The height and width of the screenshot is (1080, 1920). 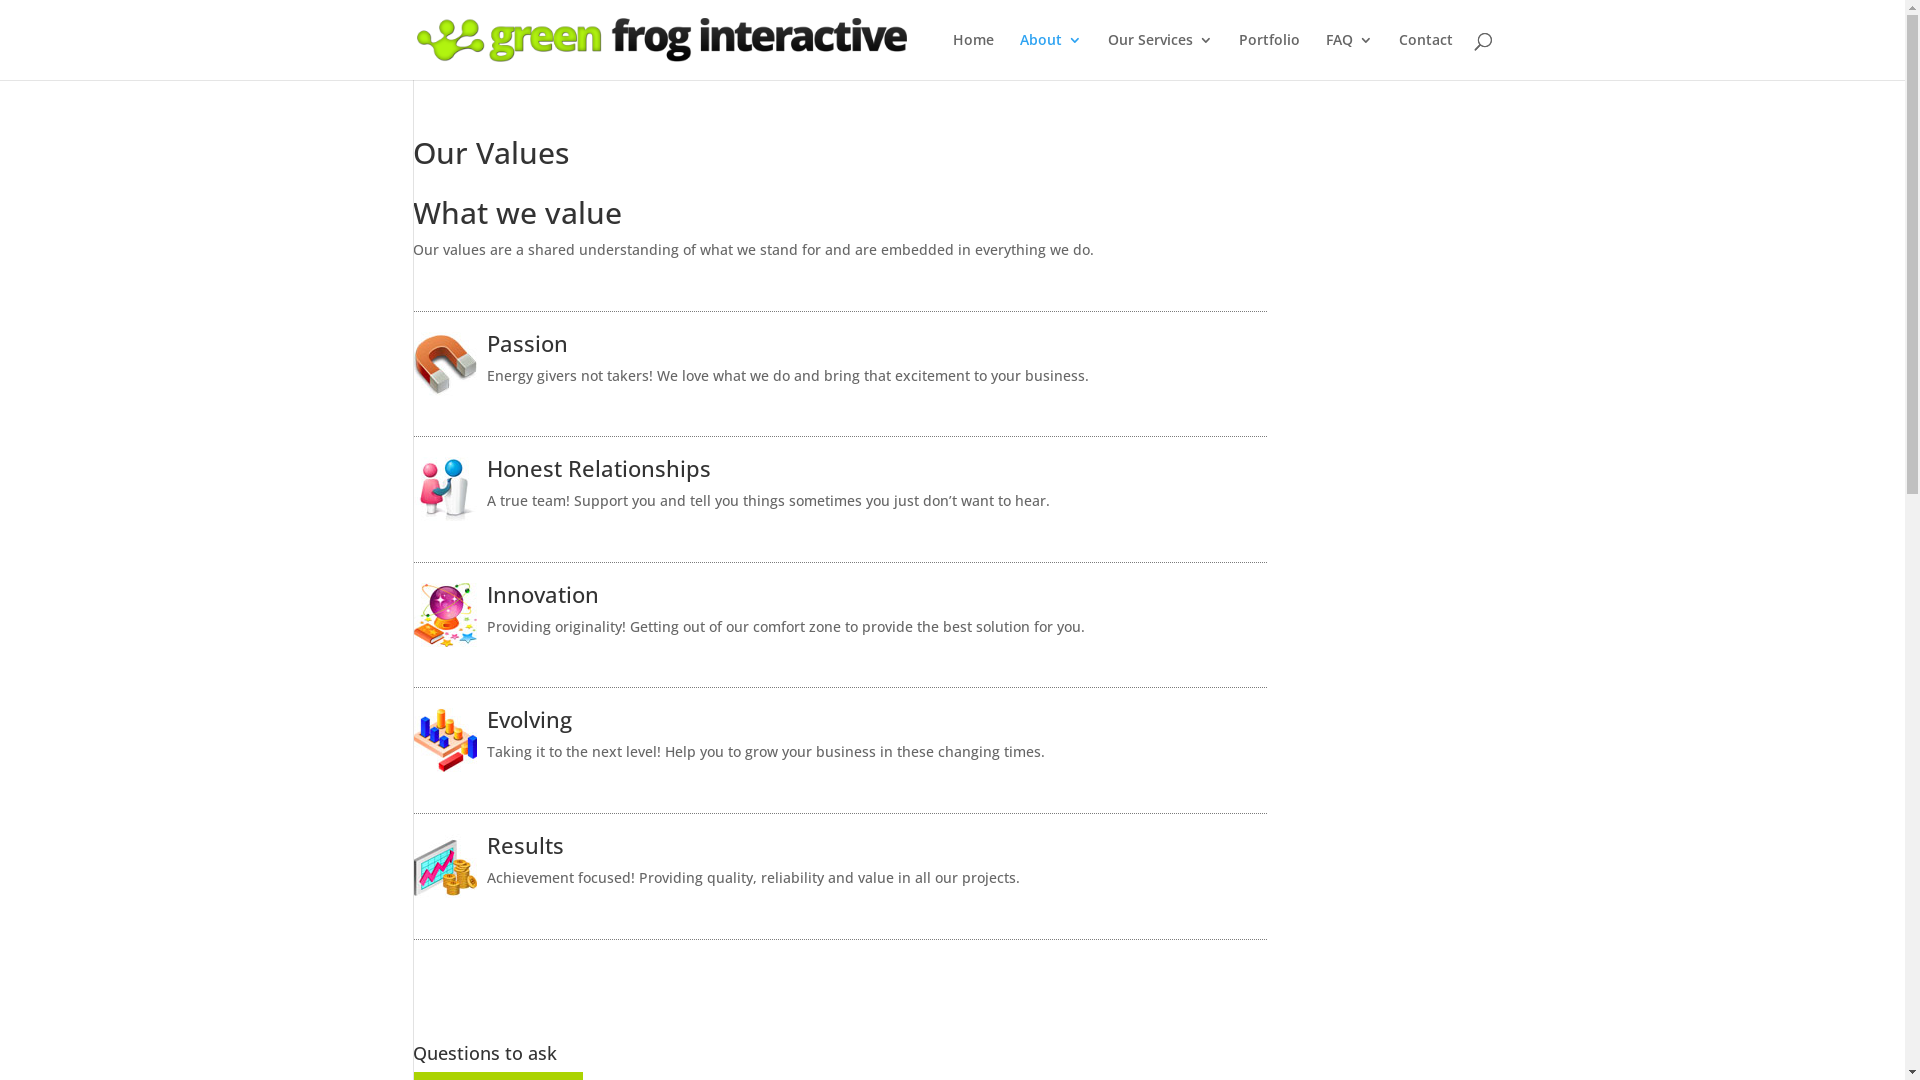 What do you see at coordinates (1349, 55) in the screenshot?
I see `'FAQ'` at bounding box center [1349, 55].